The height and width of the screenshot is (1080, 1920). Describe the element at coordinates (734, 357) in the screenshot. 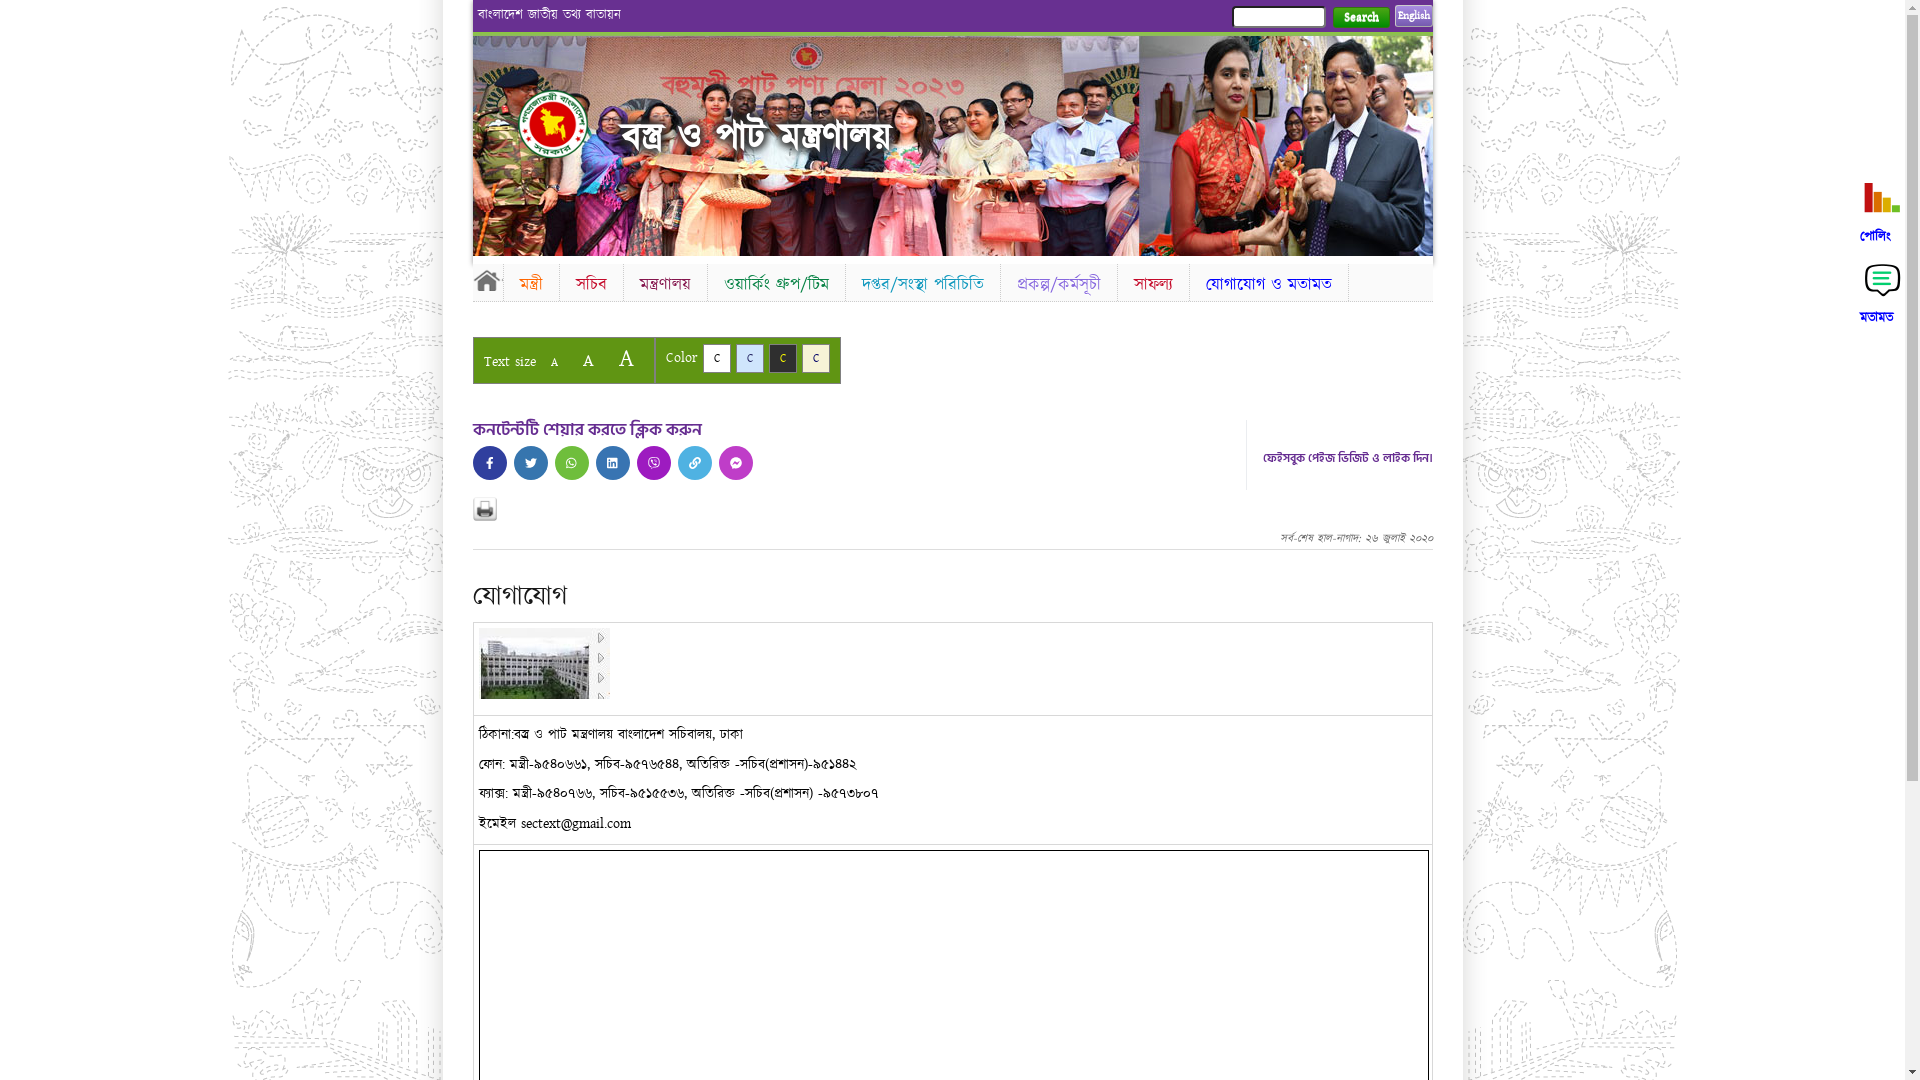

I see `'C'` at that location.